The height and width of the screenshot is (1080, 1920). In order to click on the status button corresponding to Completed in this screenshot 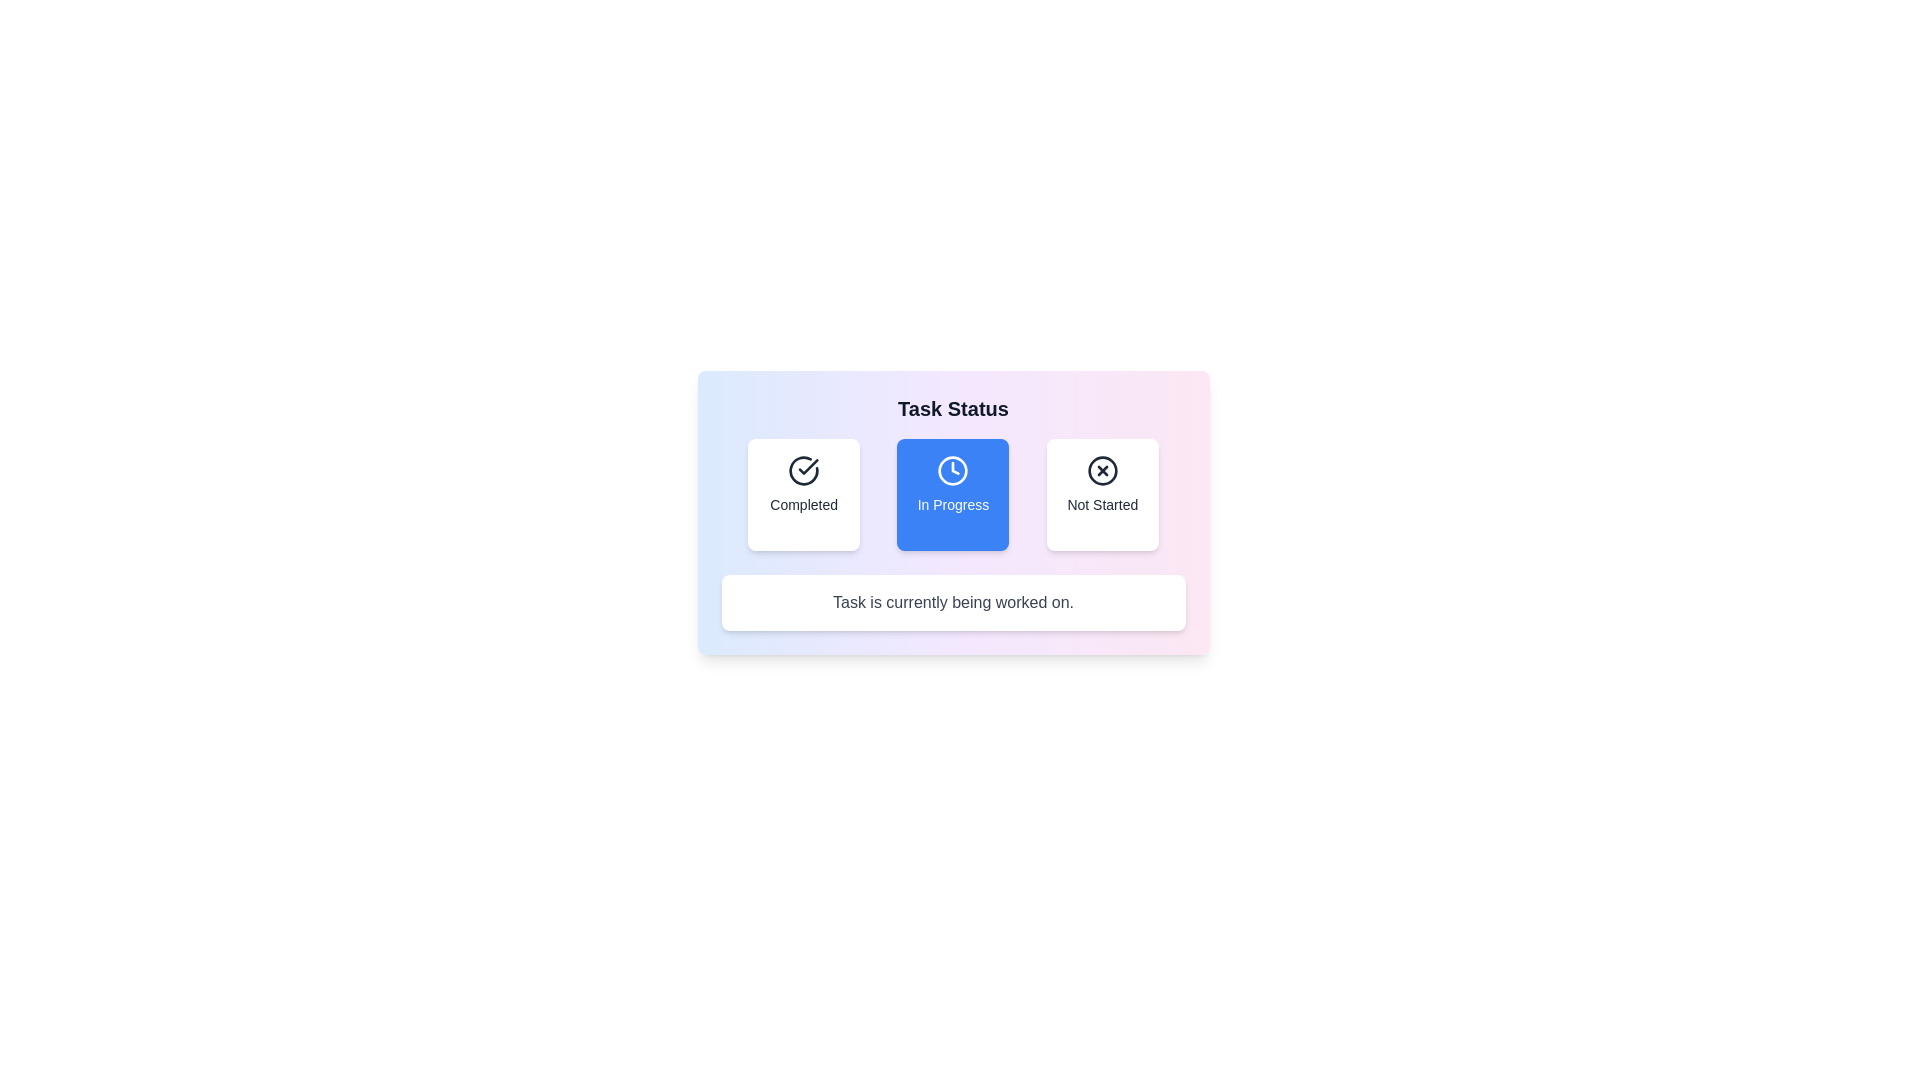, I will do `click(804, 494)`.